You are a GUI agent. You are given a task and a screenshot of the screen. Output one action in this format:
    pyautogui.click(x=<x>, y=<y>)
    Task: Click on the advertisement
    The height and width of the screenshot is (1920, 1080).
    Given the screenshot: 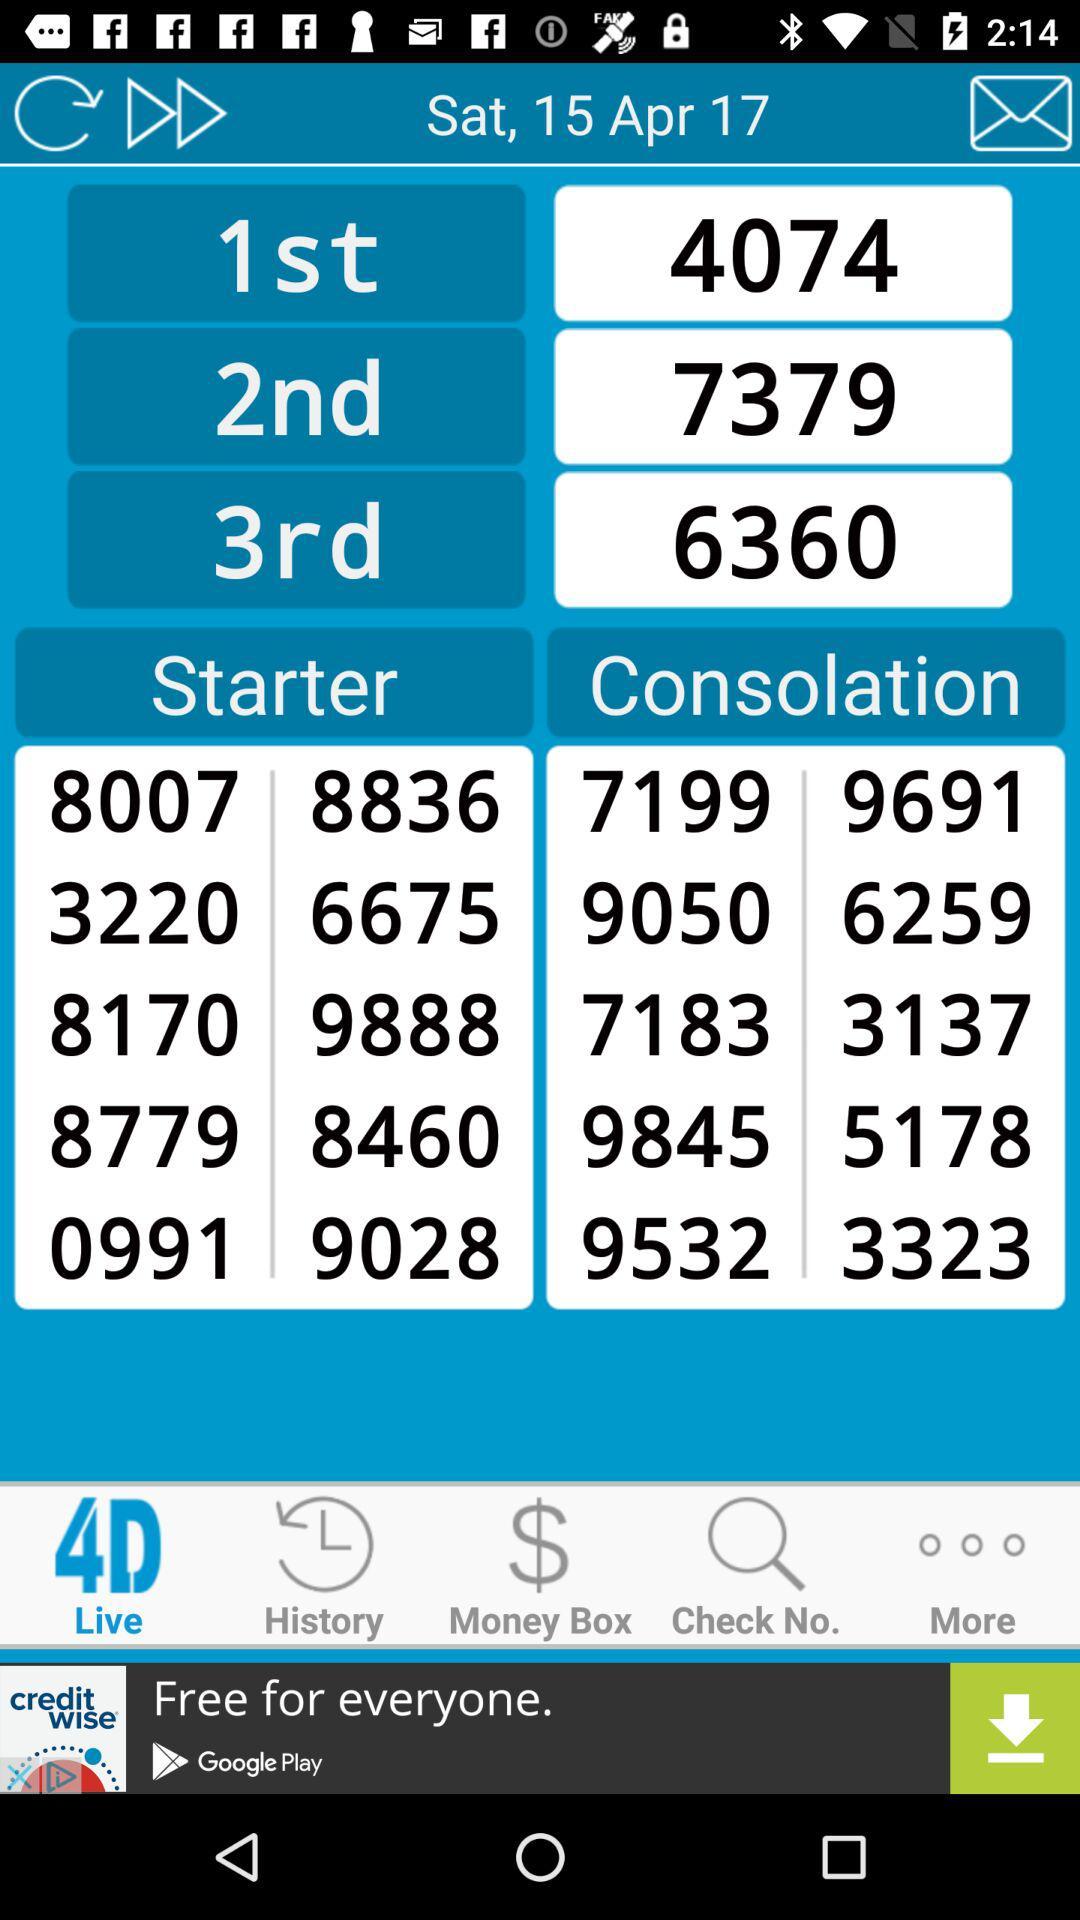 What is the action you would take?
    pyautogui.click(x=540, y=1727)
    